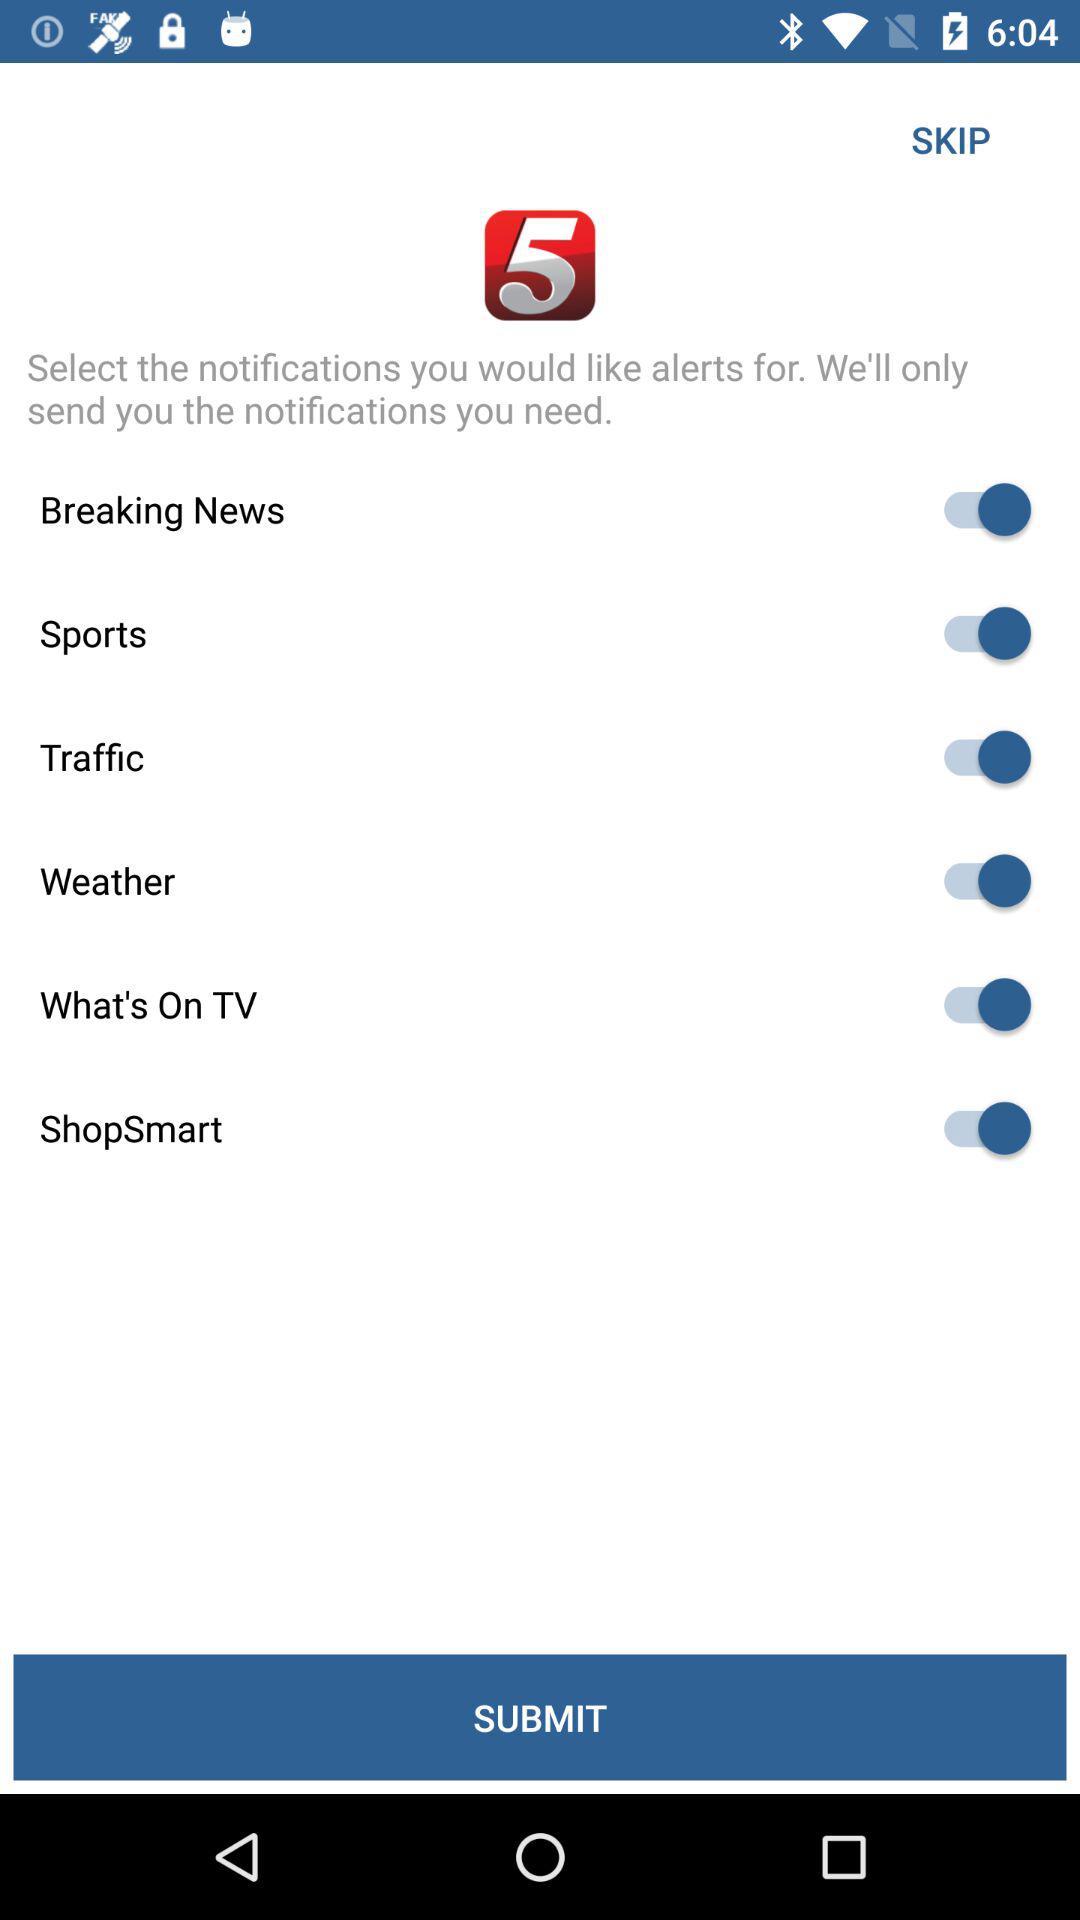  I want to click on submit, so click(540, 1716).